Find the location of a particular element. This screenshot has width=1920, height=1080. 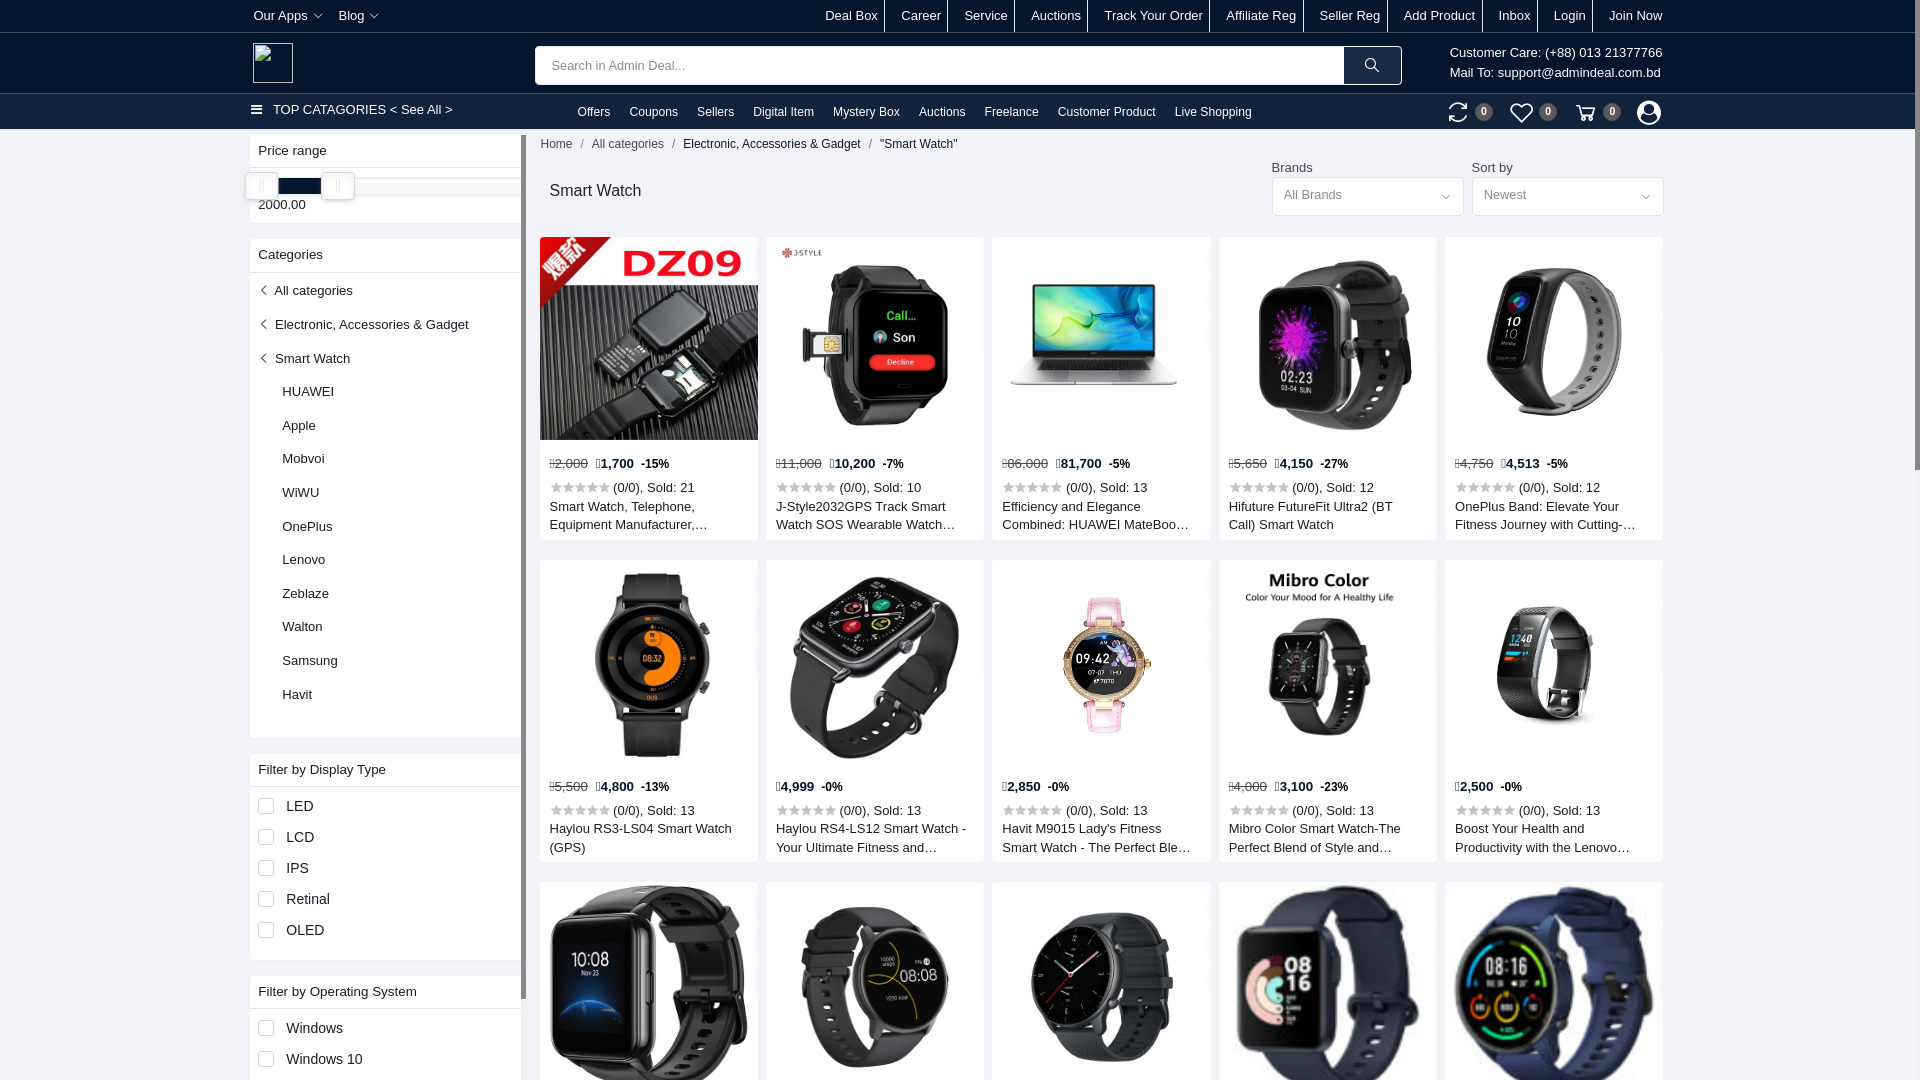

'Join Now' is located at coordinates (1635, 15).